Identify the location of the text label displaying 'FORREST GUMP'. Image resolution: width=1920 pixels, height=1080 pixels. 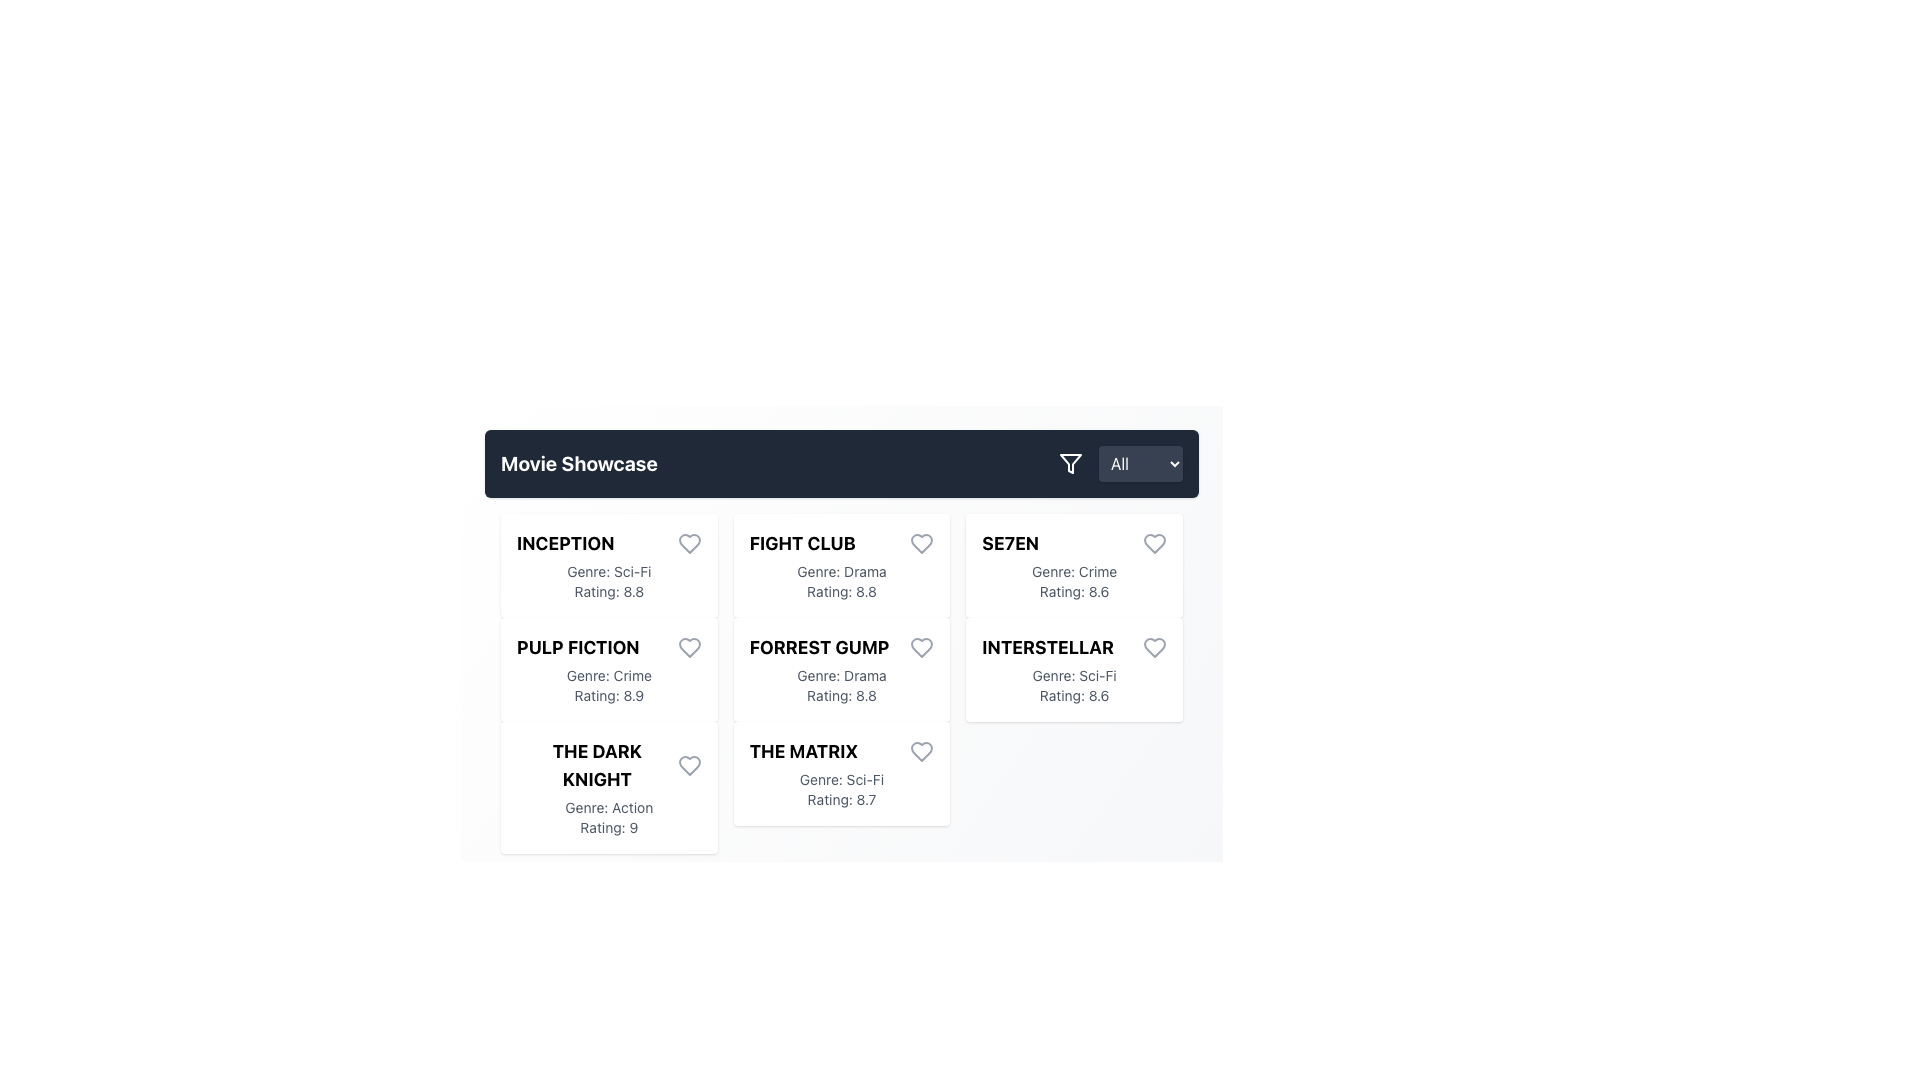
(819, 648).